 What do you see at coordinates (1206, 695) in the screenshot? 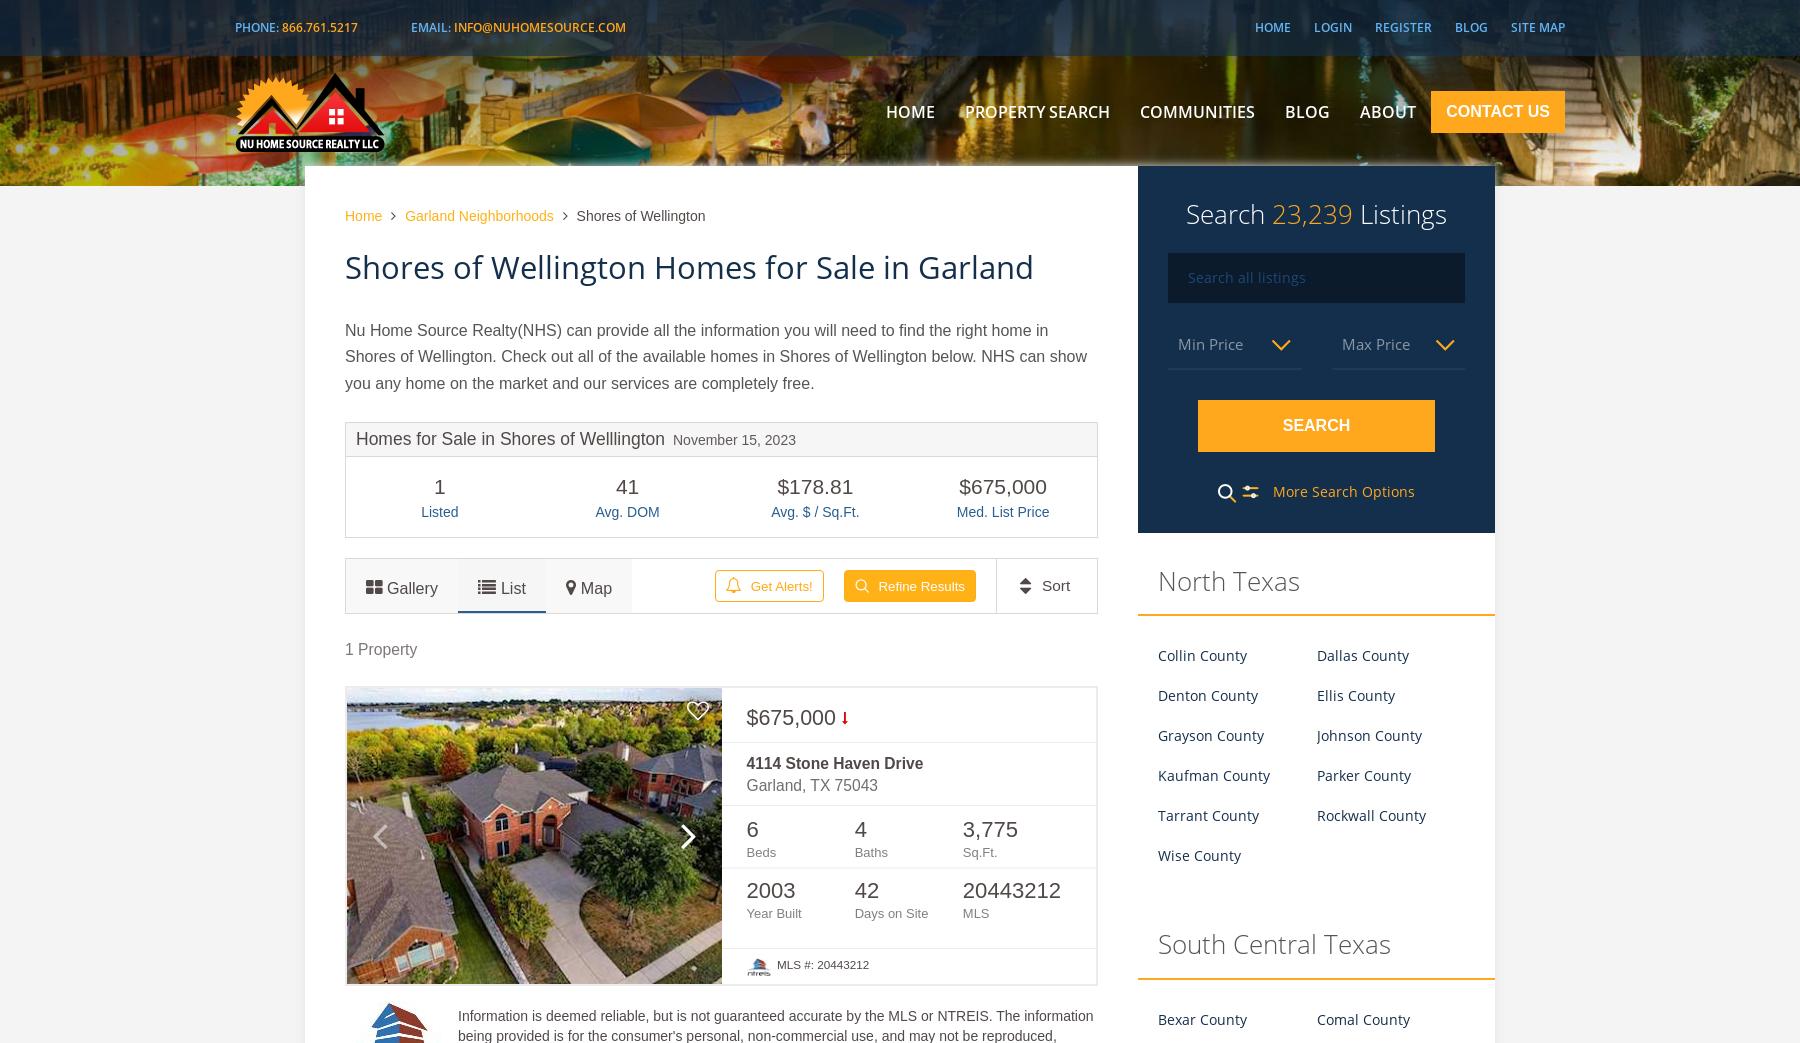
I see `'Denton County'` at bounding box center [1206, 695].